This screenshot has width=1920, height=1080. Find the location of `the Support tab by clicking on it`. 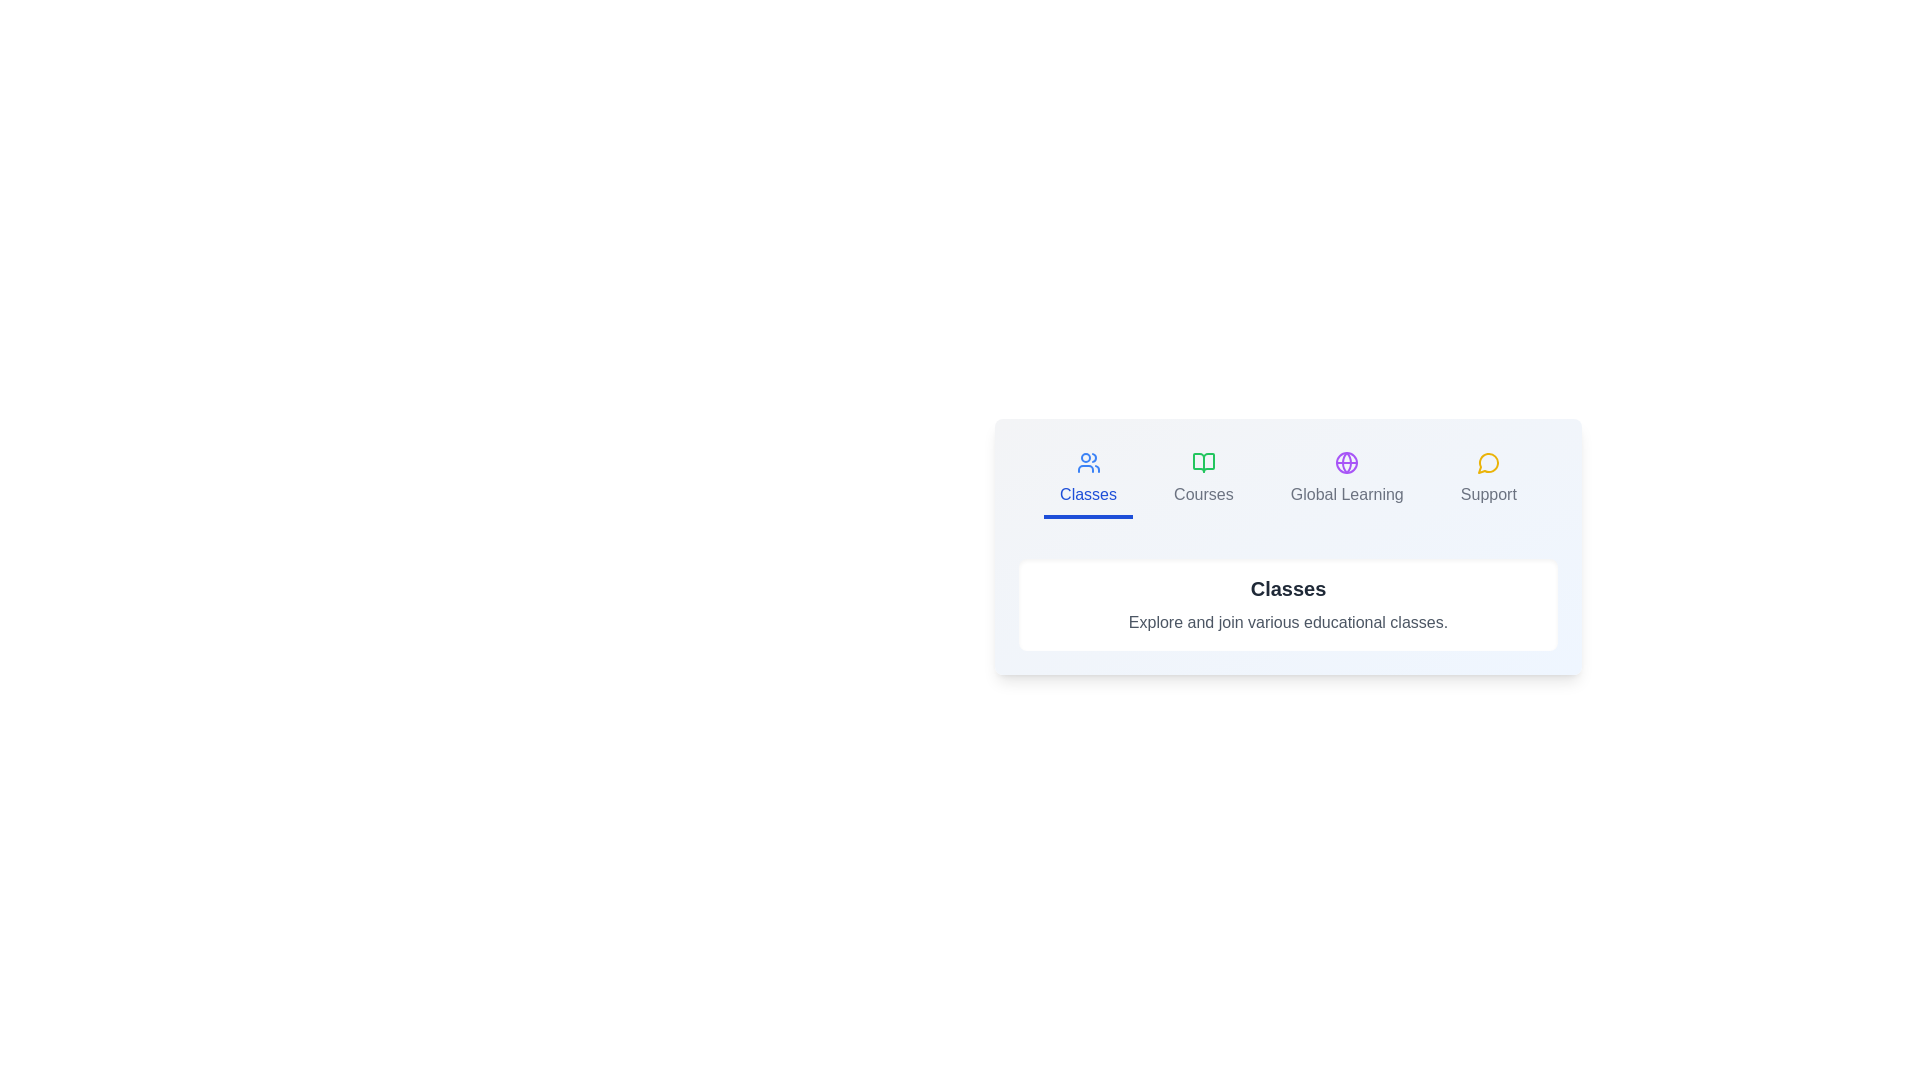

the Support tab by clicking on it is located at coordinates (1488, 481).